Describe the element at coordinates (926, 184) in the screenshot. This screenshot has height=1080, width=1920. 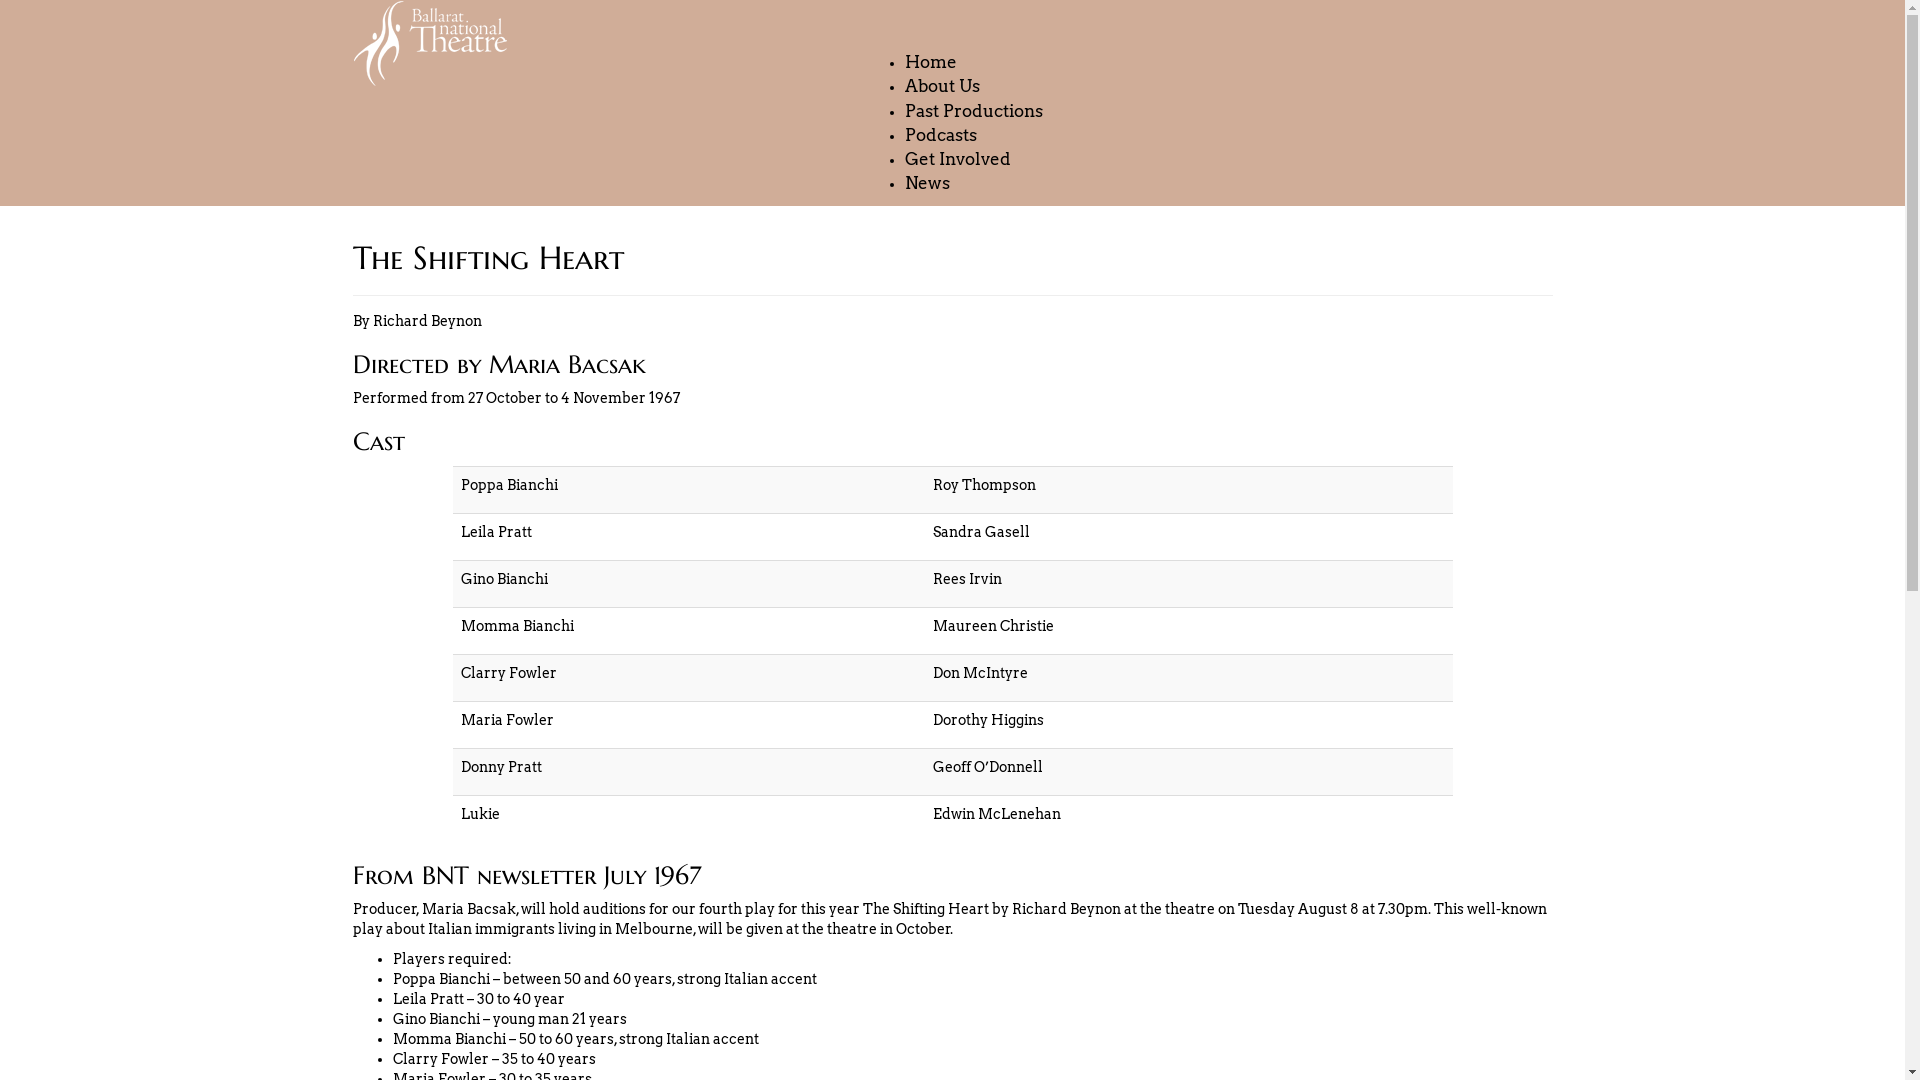
I see `'News'` at that location.